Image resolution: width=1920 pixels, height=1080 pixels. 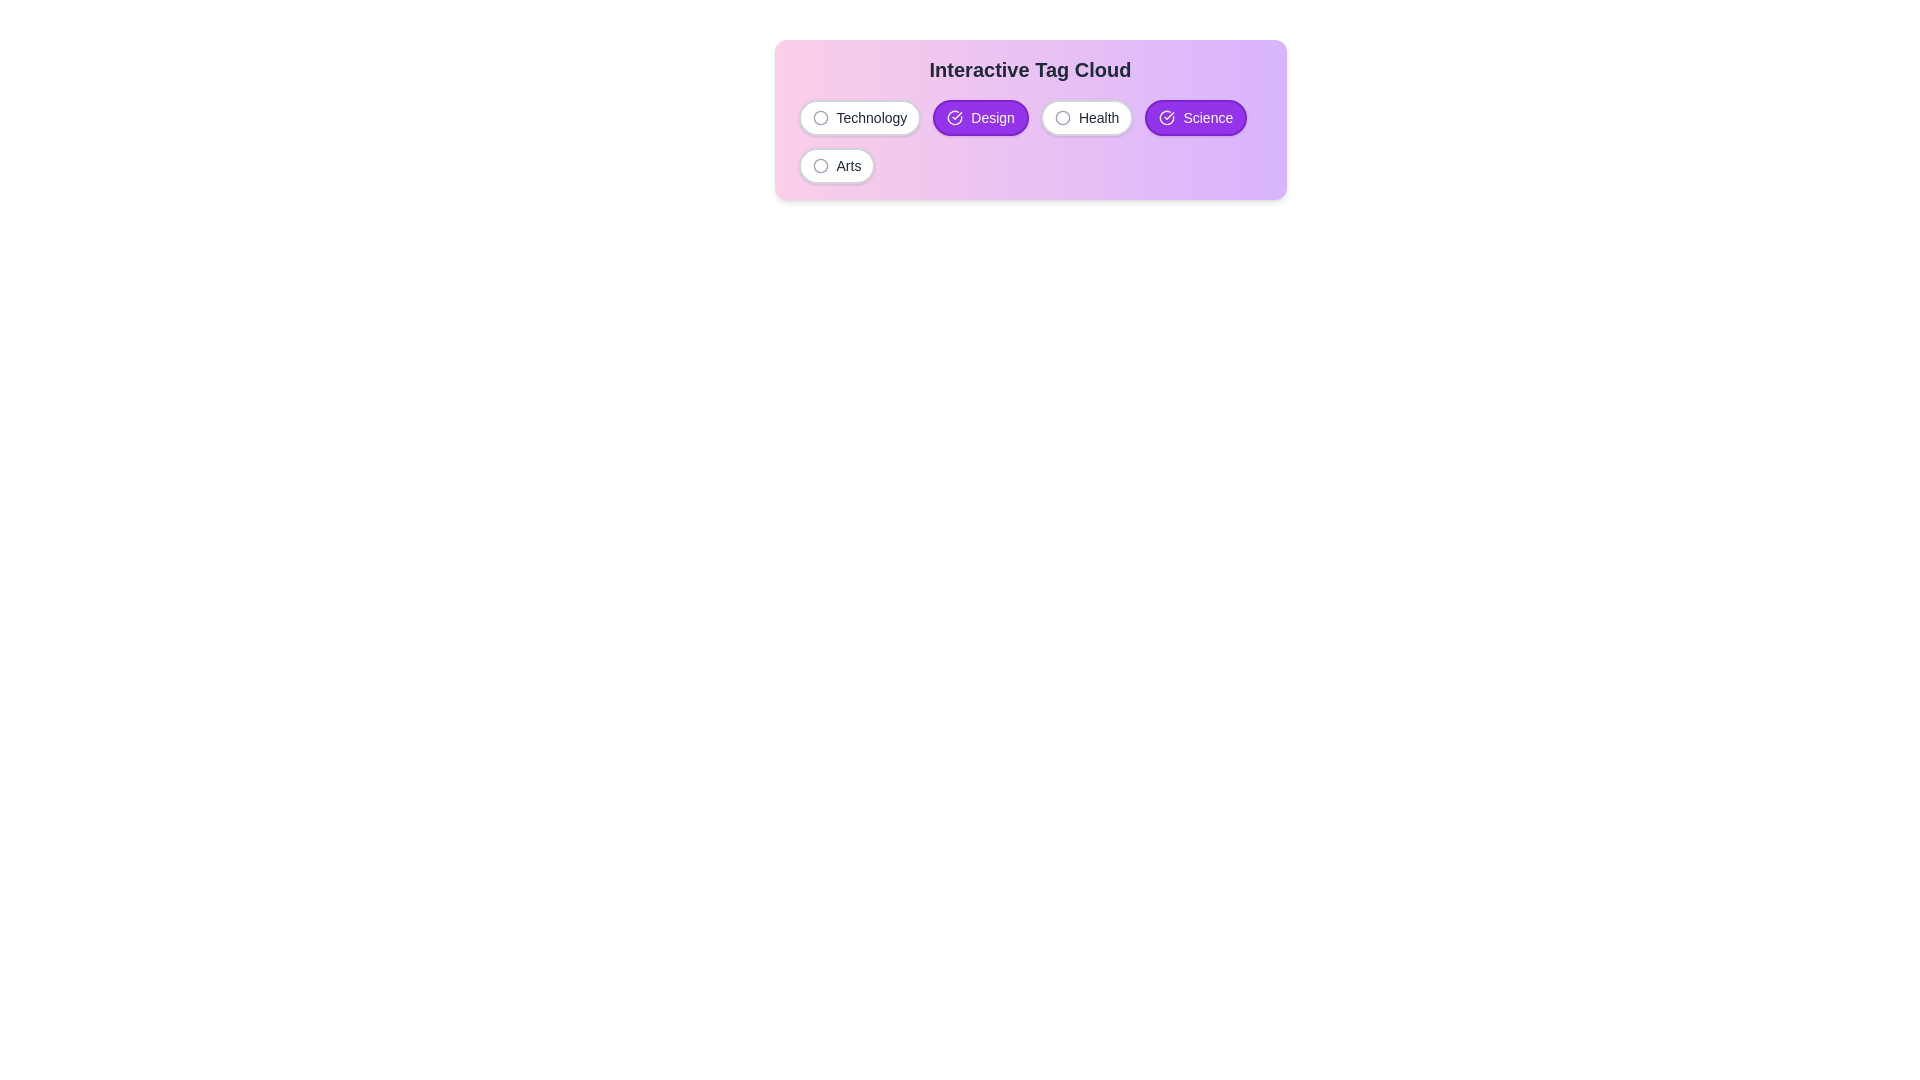 What do you see at coordinates (981, 118) in the screenshot?
I see `the tag labeled Design to observe its hover effect` at bounding box center [981, 118].